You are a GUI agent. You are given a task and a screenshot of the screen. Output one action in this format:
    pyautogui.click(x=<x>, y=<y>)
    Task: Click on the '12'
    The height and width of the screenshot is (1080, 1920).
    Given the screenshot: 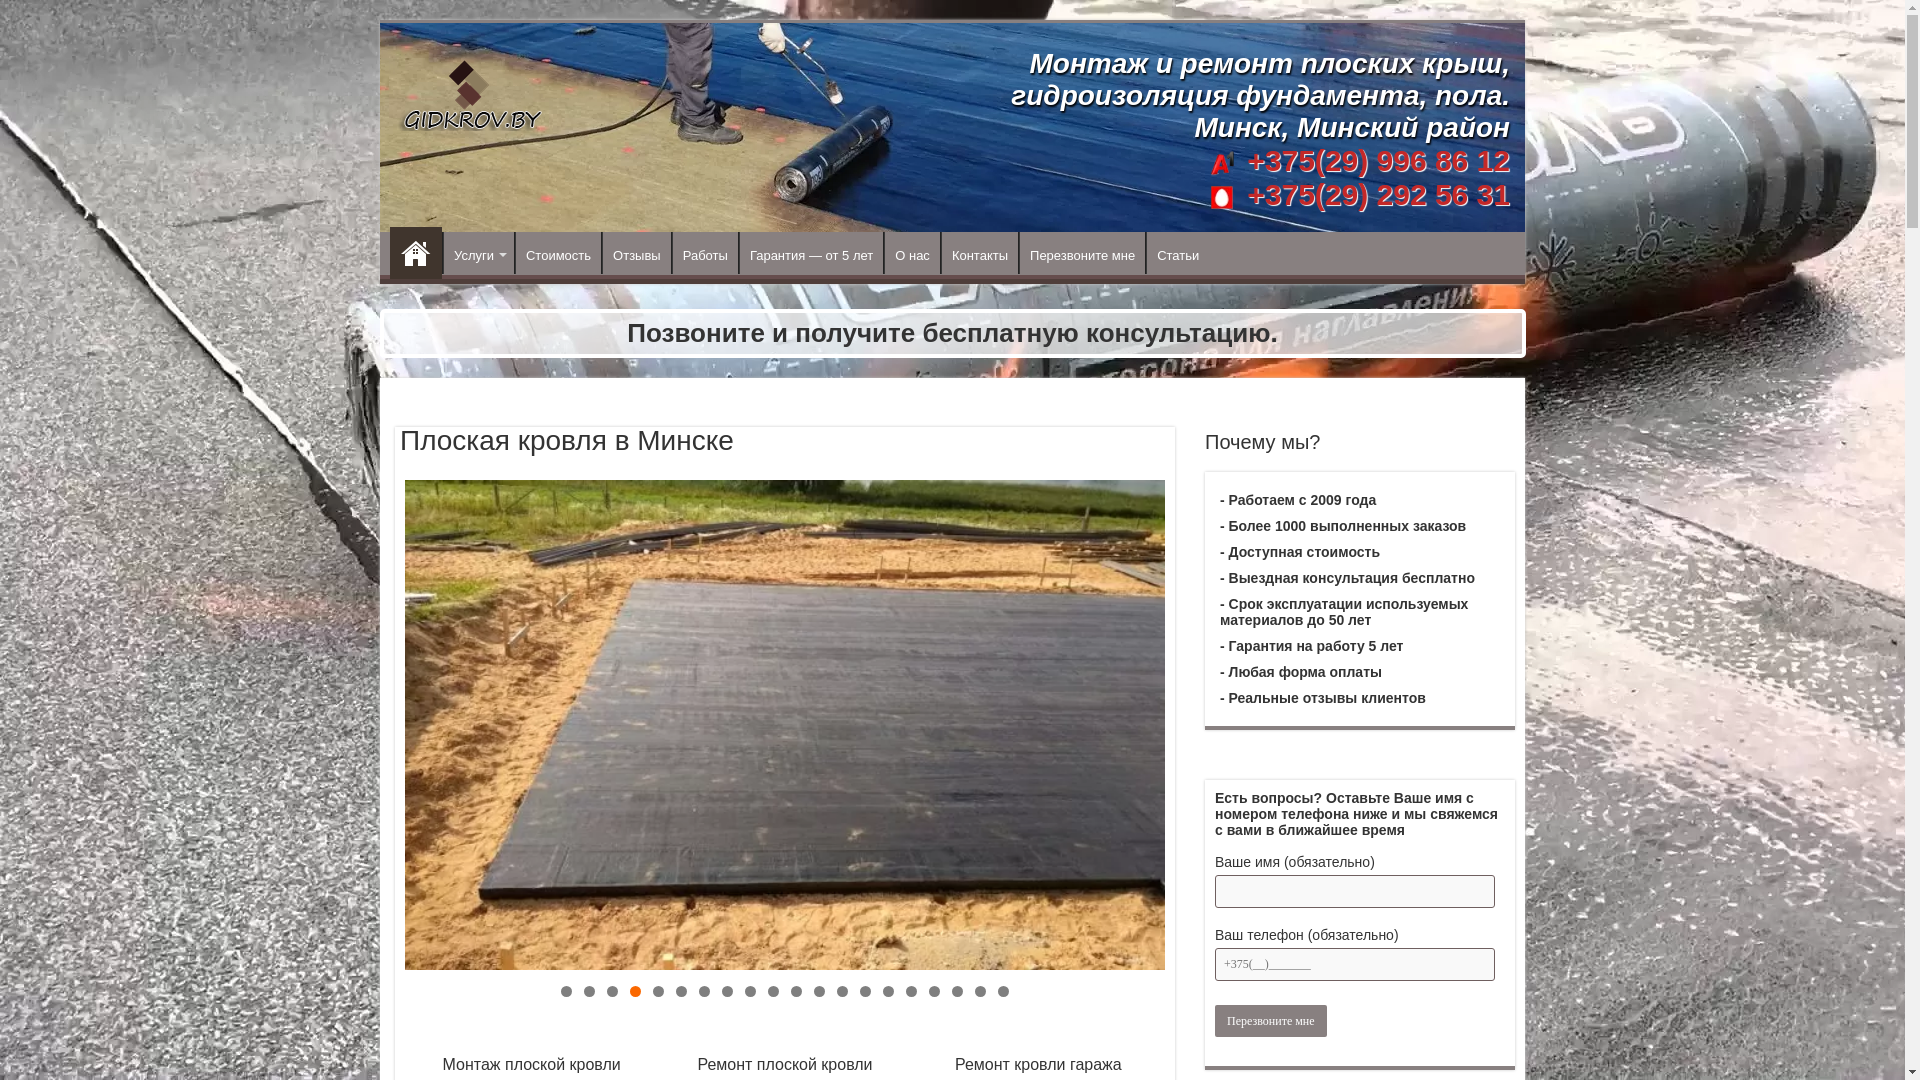 What is the action you would take?
    pyautogui.click(x=819, y=991)
    